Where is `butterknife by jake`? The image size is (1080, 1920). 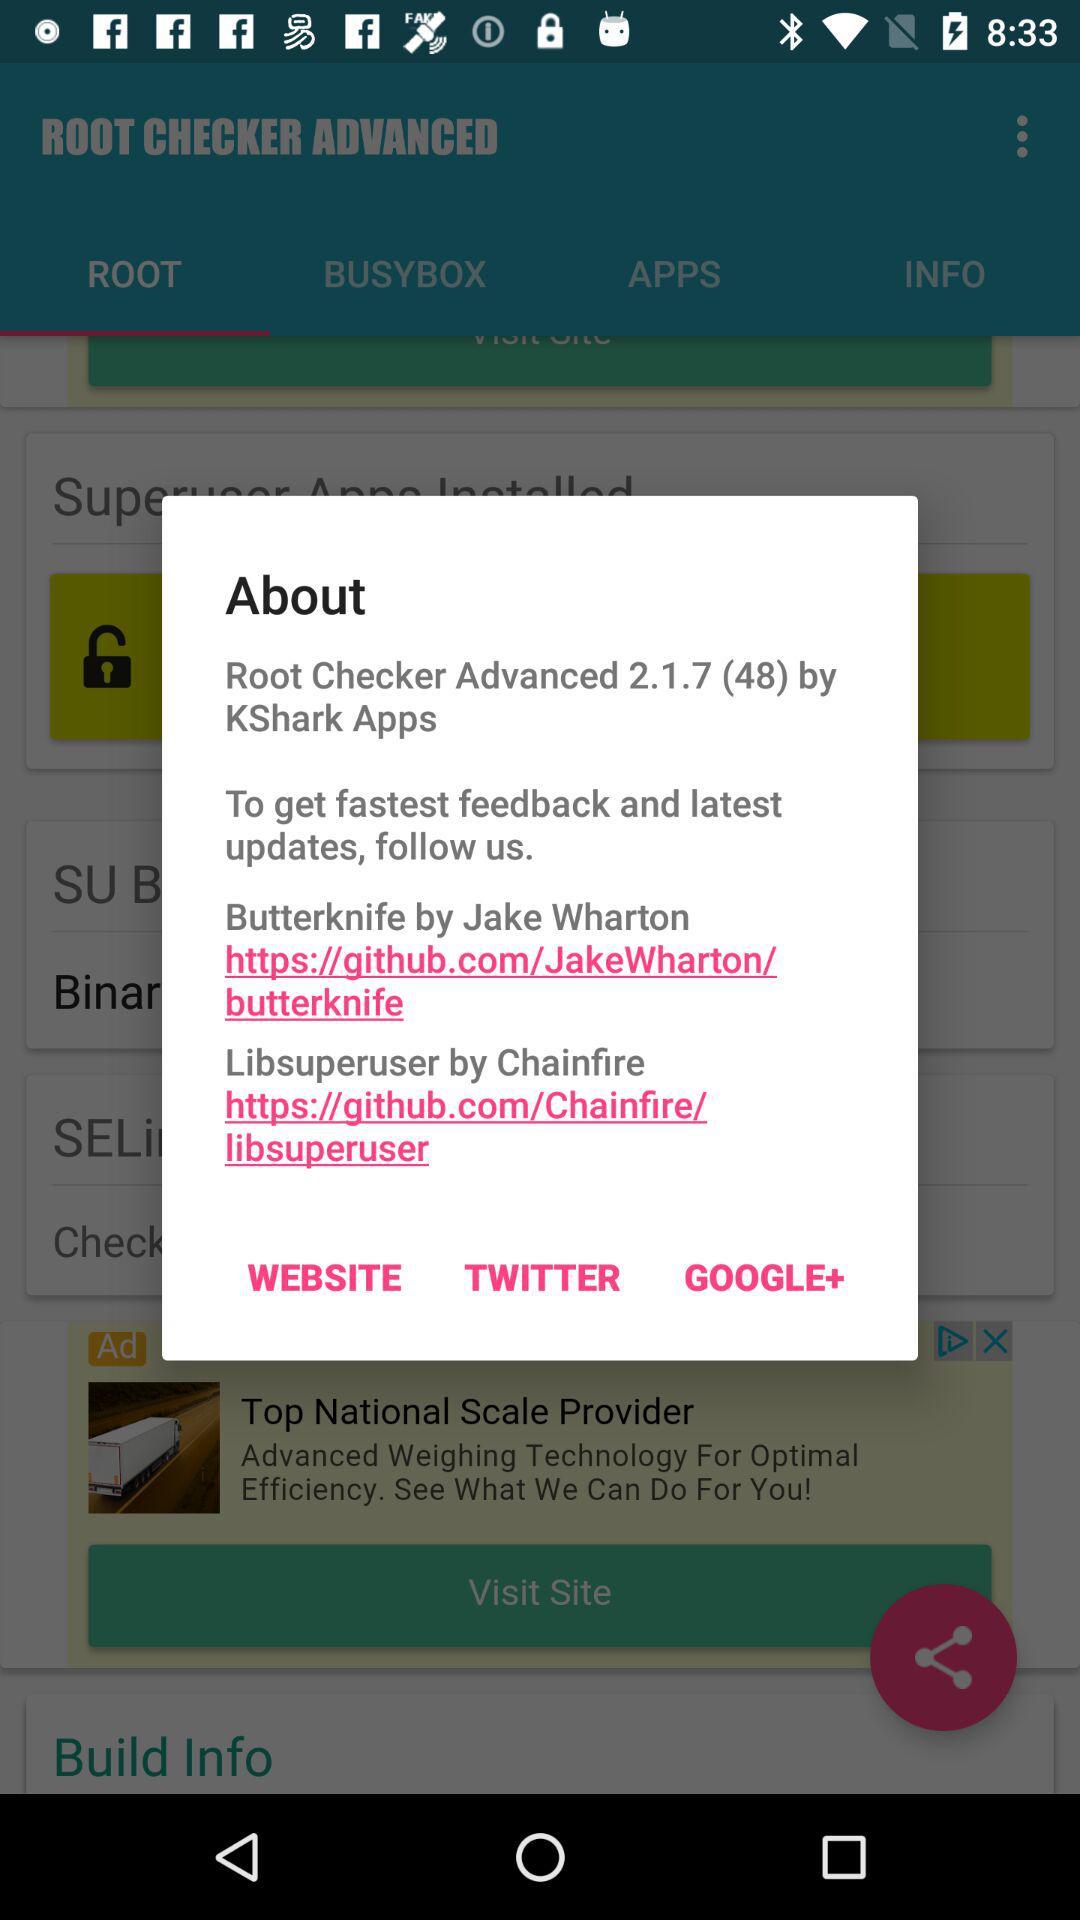 butterknife by jake is located at coordinates (540, 952).